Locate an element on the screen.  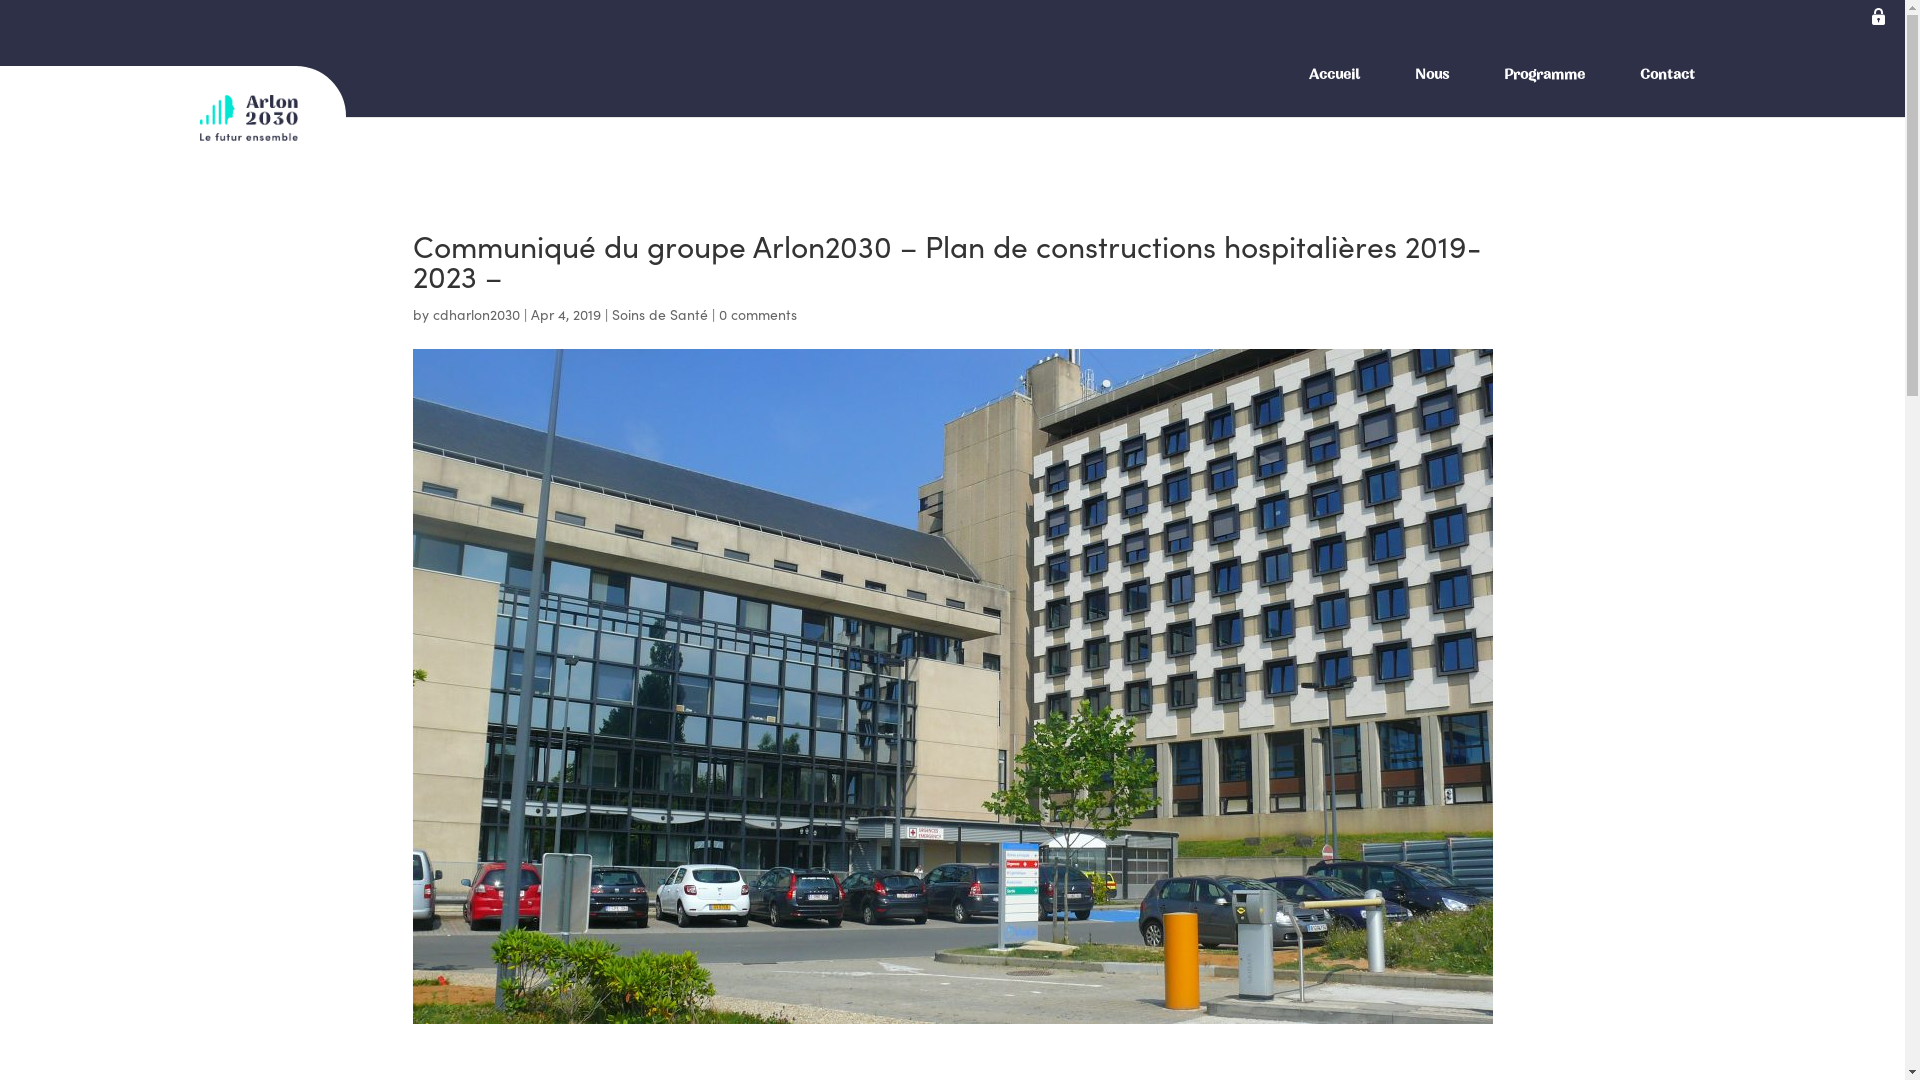
'0 comments' is located at coordinates (756, 313).